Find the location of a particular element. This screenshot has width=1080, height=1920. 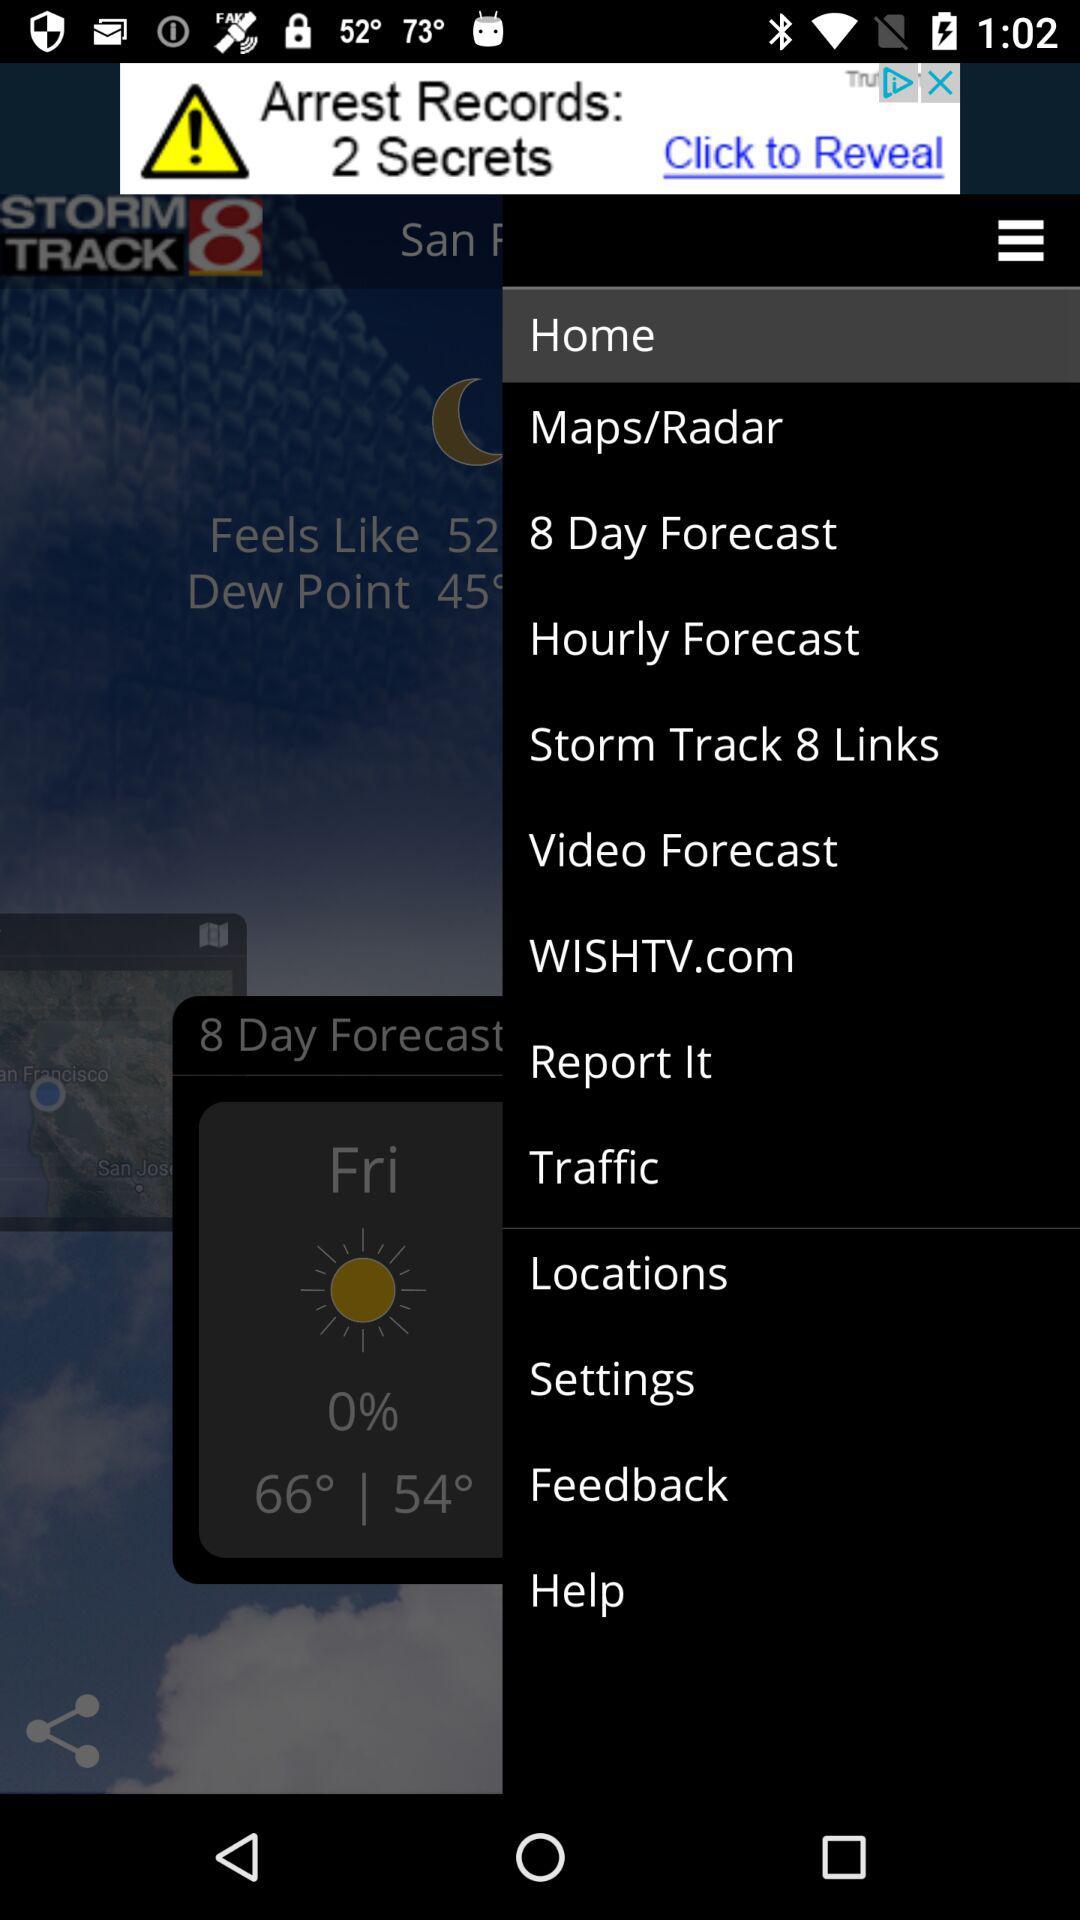

the share icon is located at coordinates (61, 1730).